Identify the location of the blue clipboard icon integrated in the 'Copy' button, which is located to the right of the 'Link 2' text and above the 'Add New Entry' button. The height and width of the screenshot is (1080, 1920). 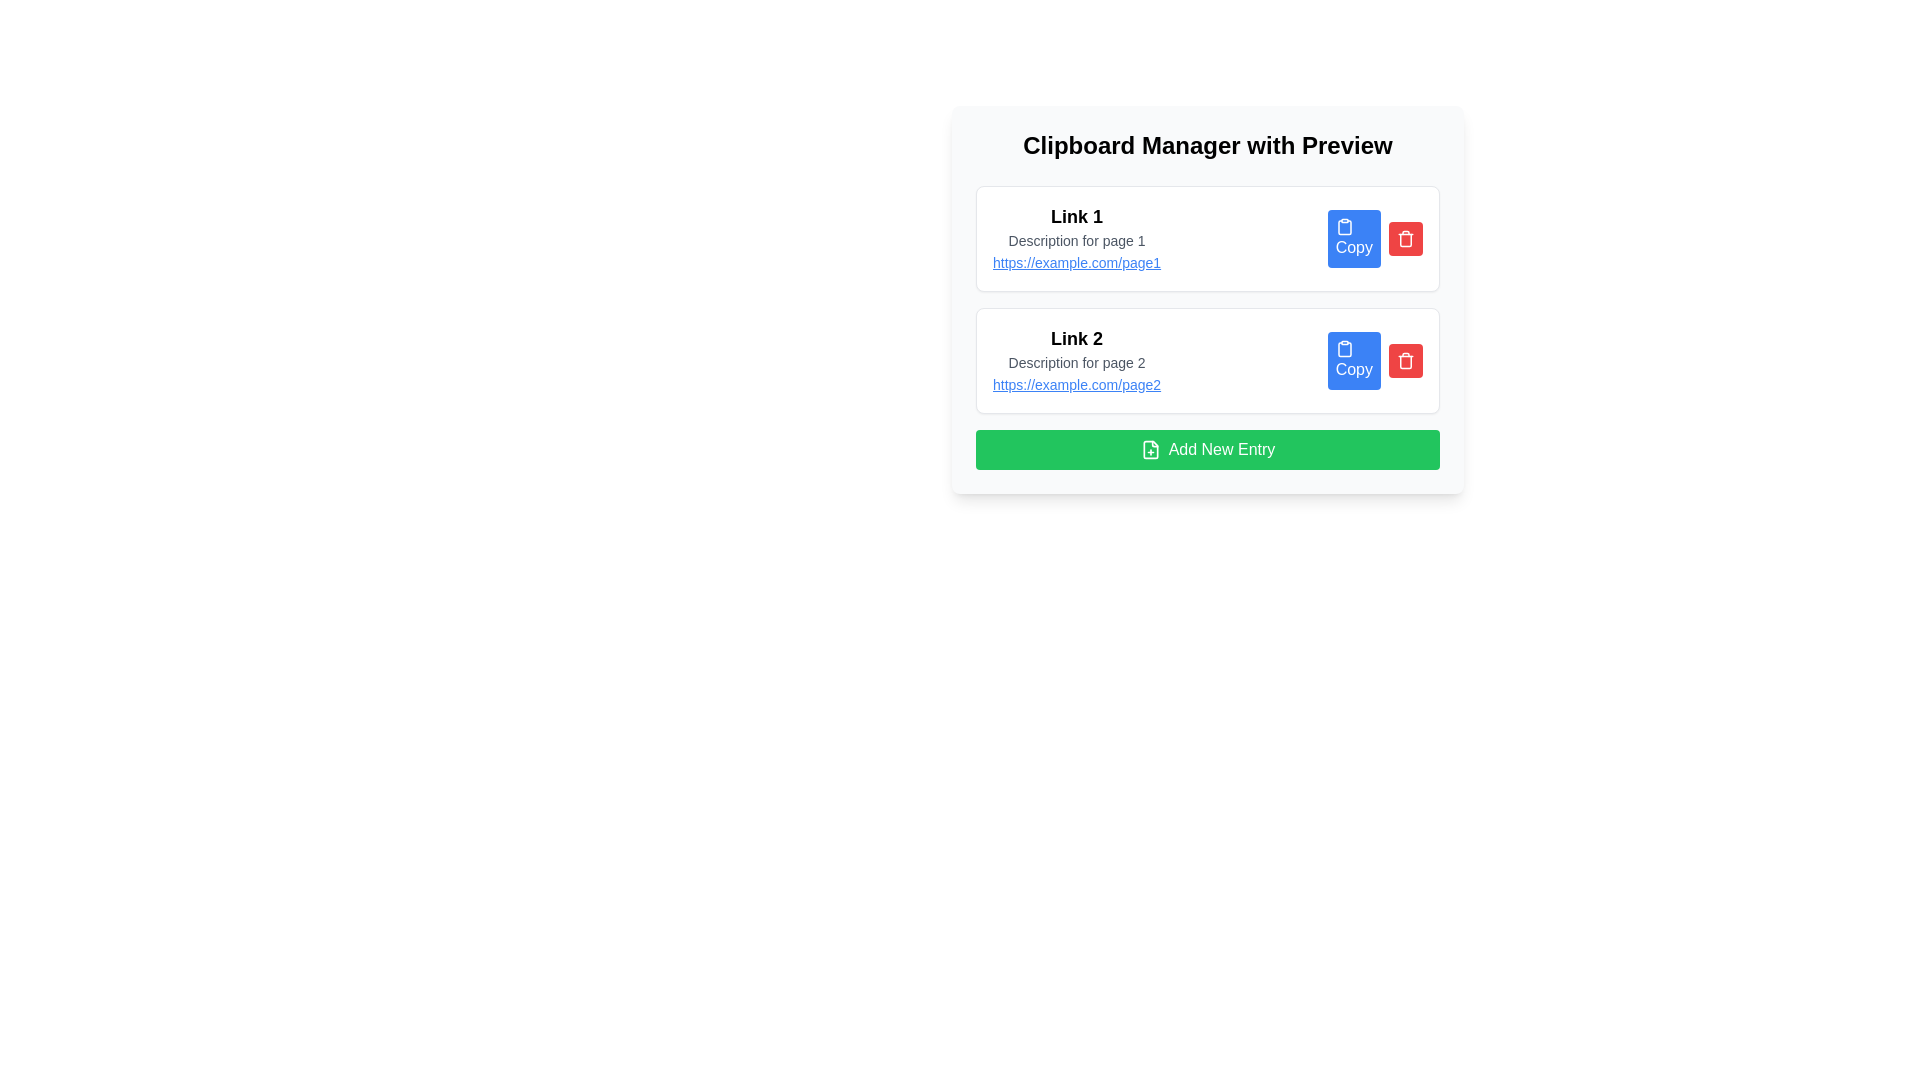
(1344, 347).